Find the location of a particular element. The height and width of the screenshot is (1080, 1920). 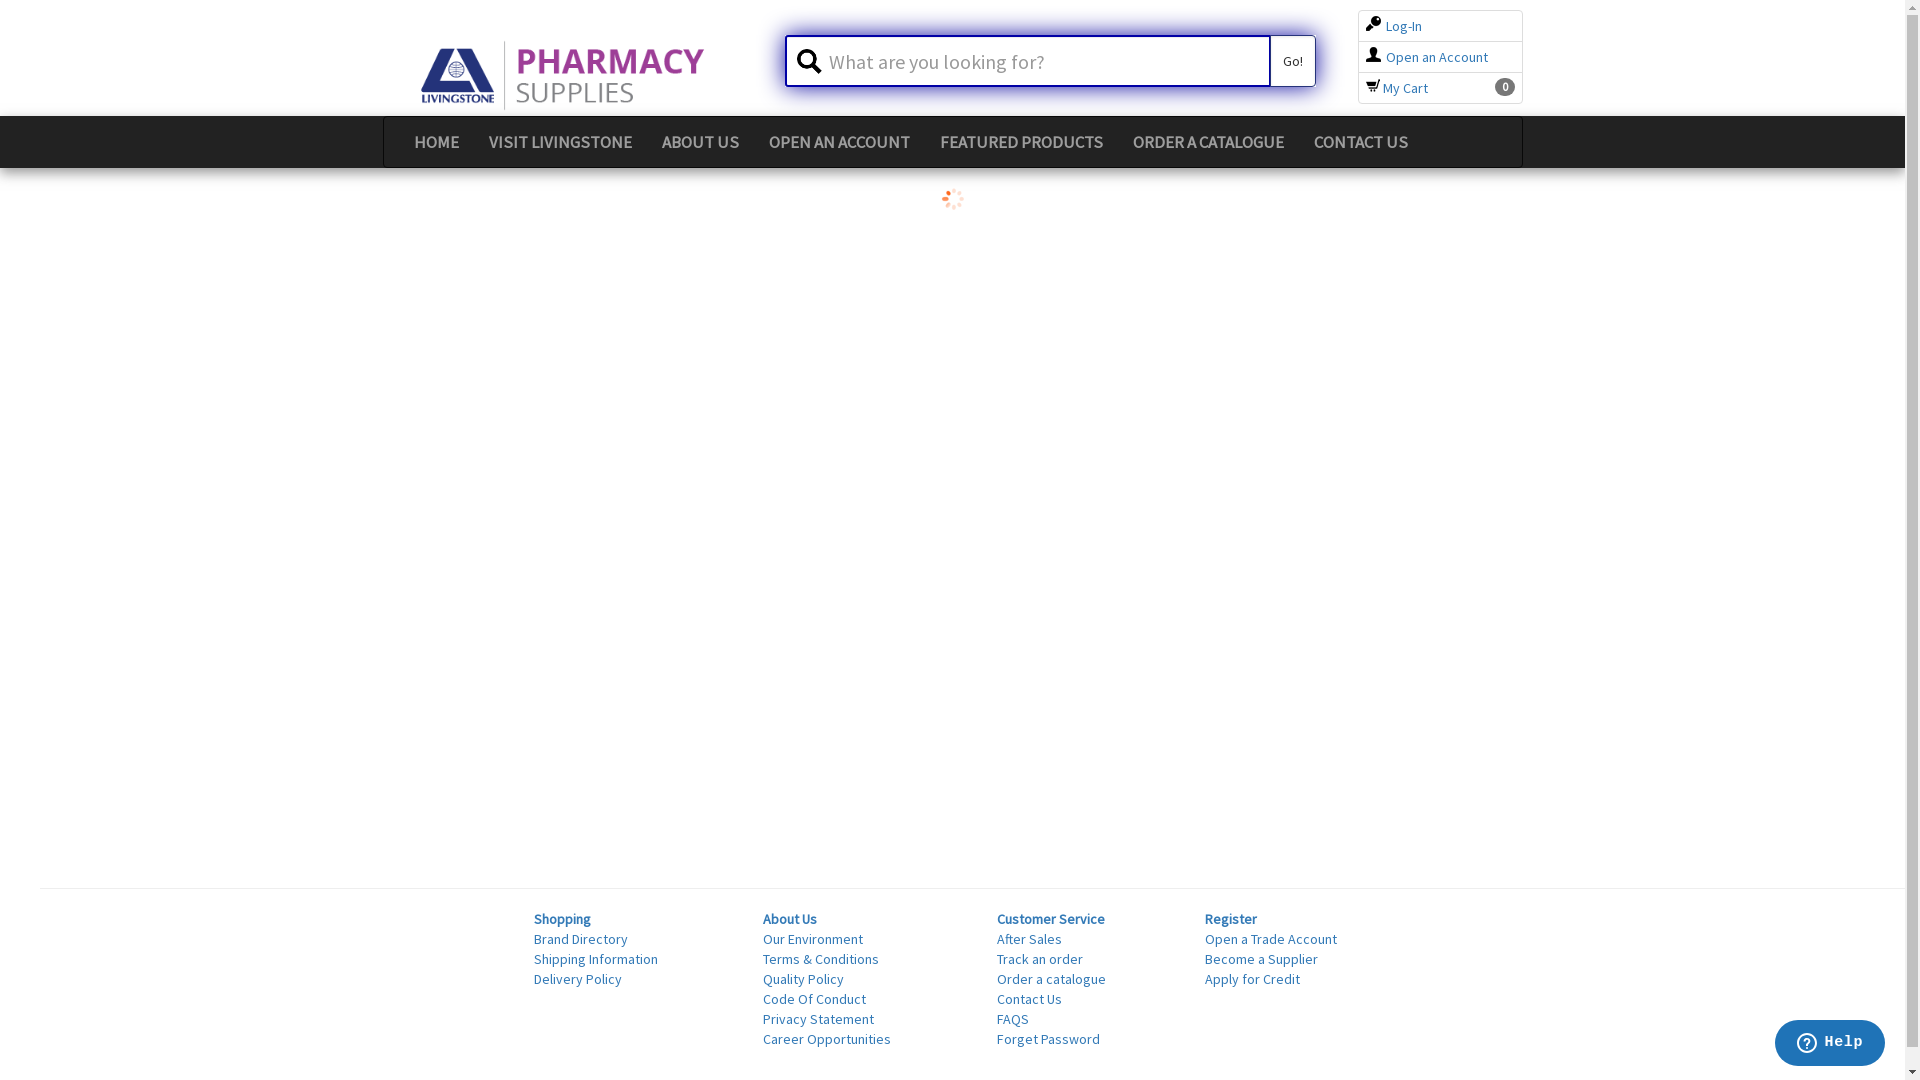

'ABOUT US' is located at coordinates (699, 141).